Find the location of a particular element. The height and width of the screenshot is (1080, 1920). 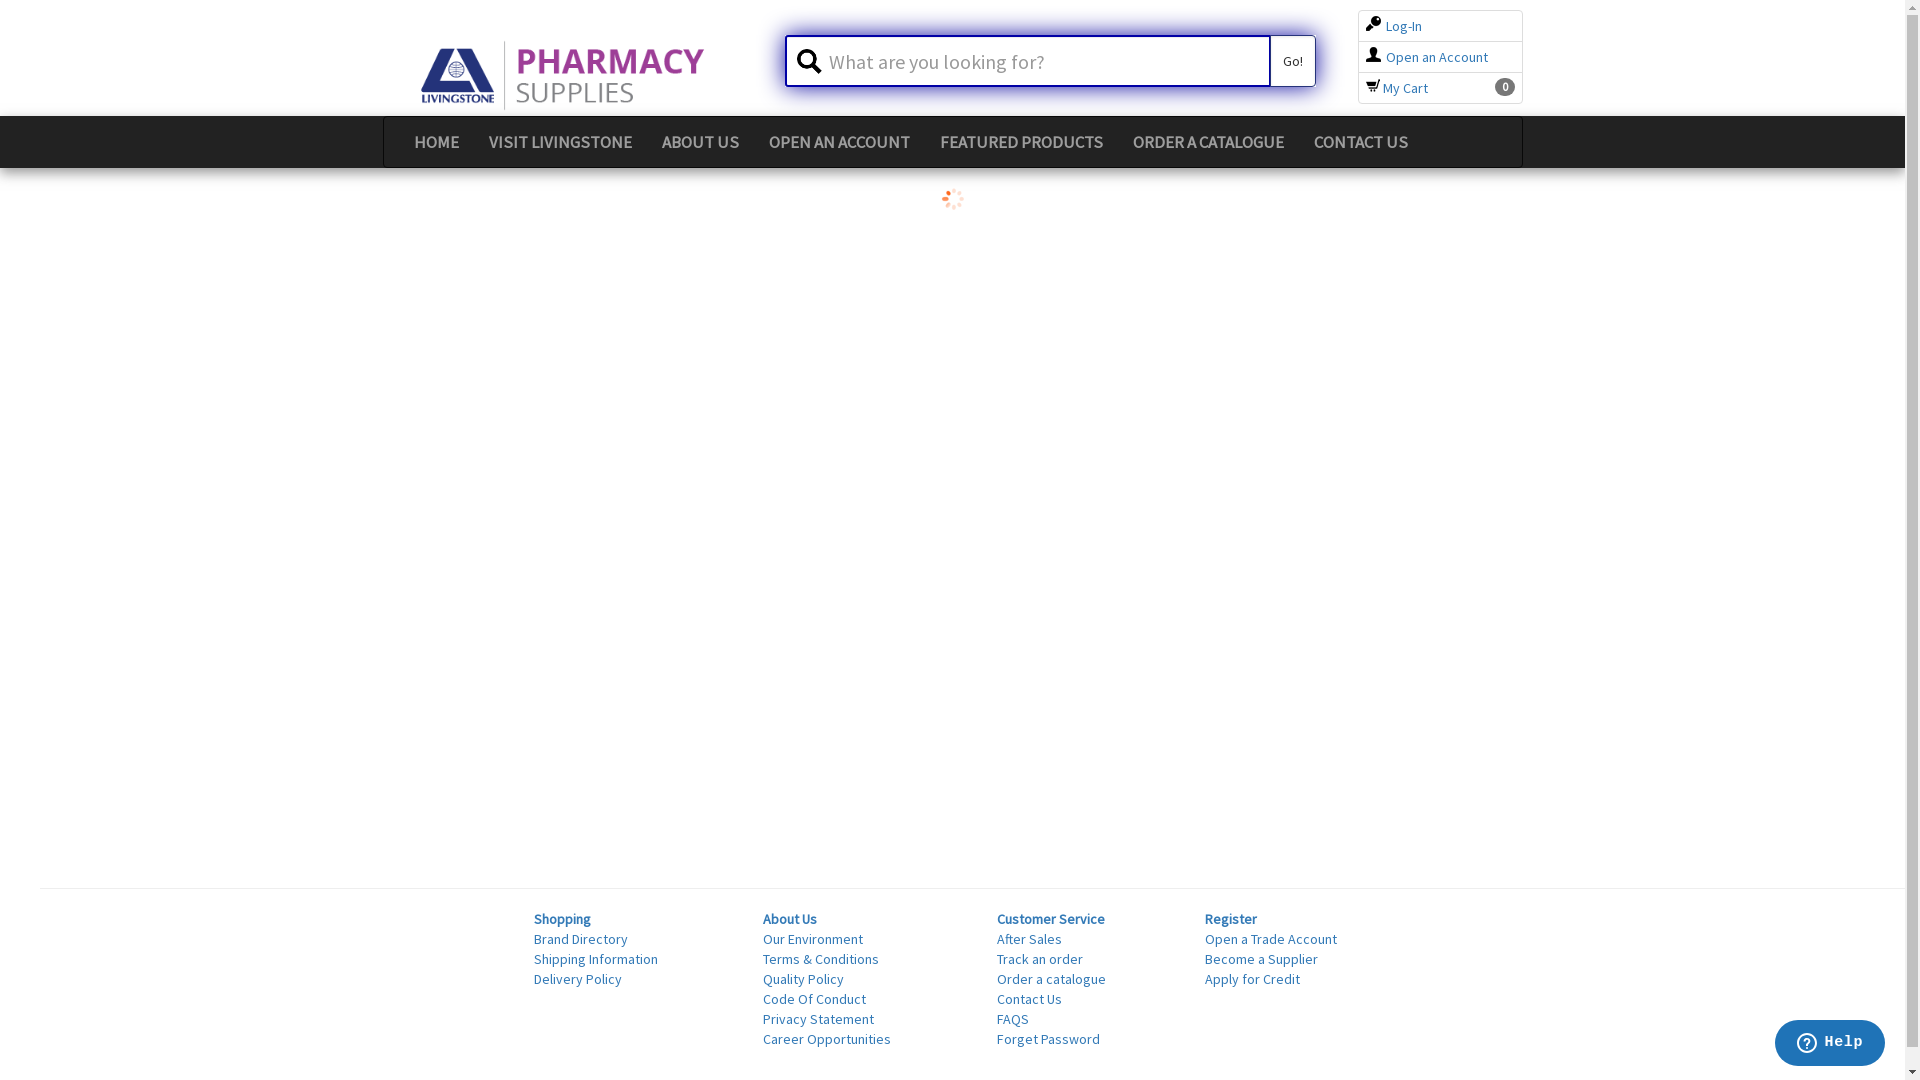

'ABOUT US' is located at coordinates (699, 141).